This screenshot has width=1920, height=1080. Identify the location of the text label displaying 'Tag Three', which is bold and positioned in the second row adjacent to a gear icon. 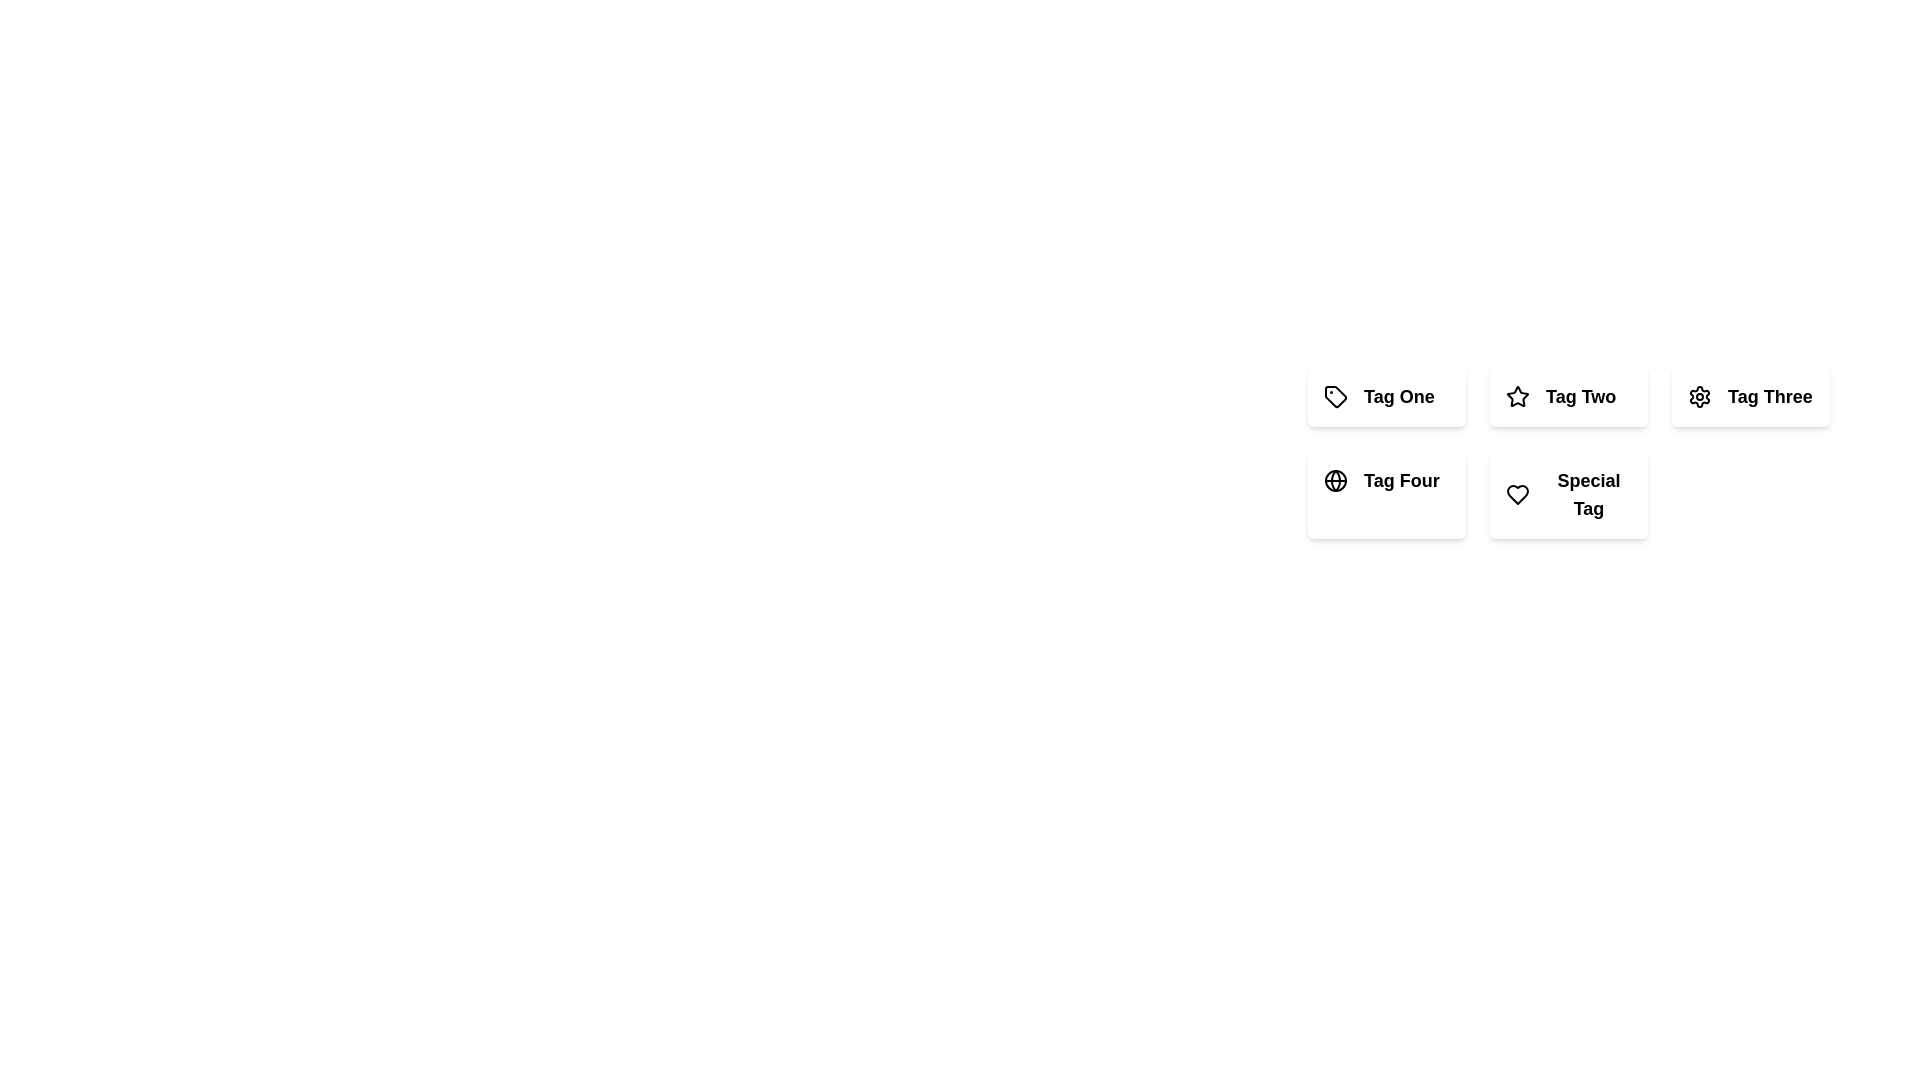
(1770, 397).